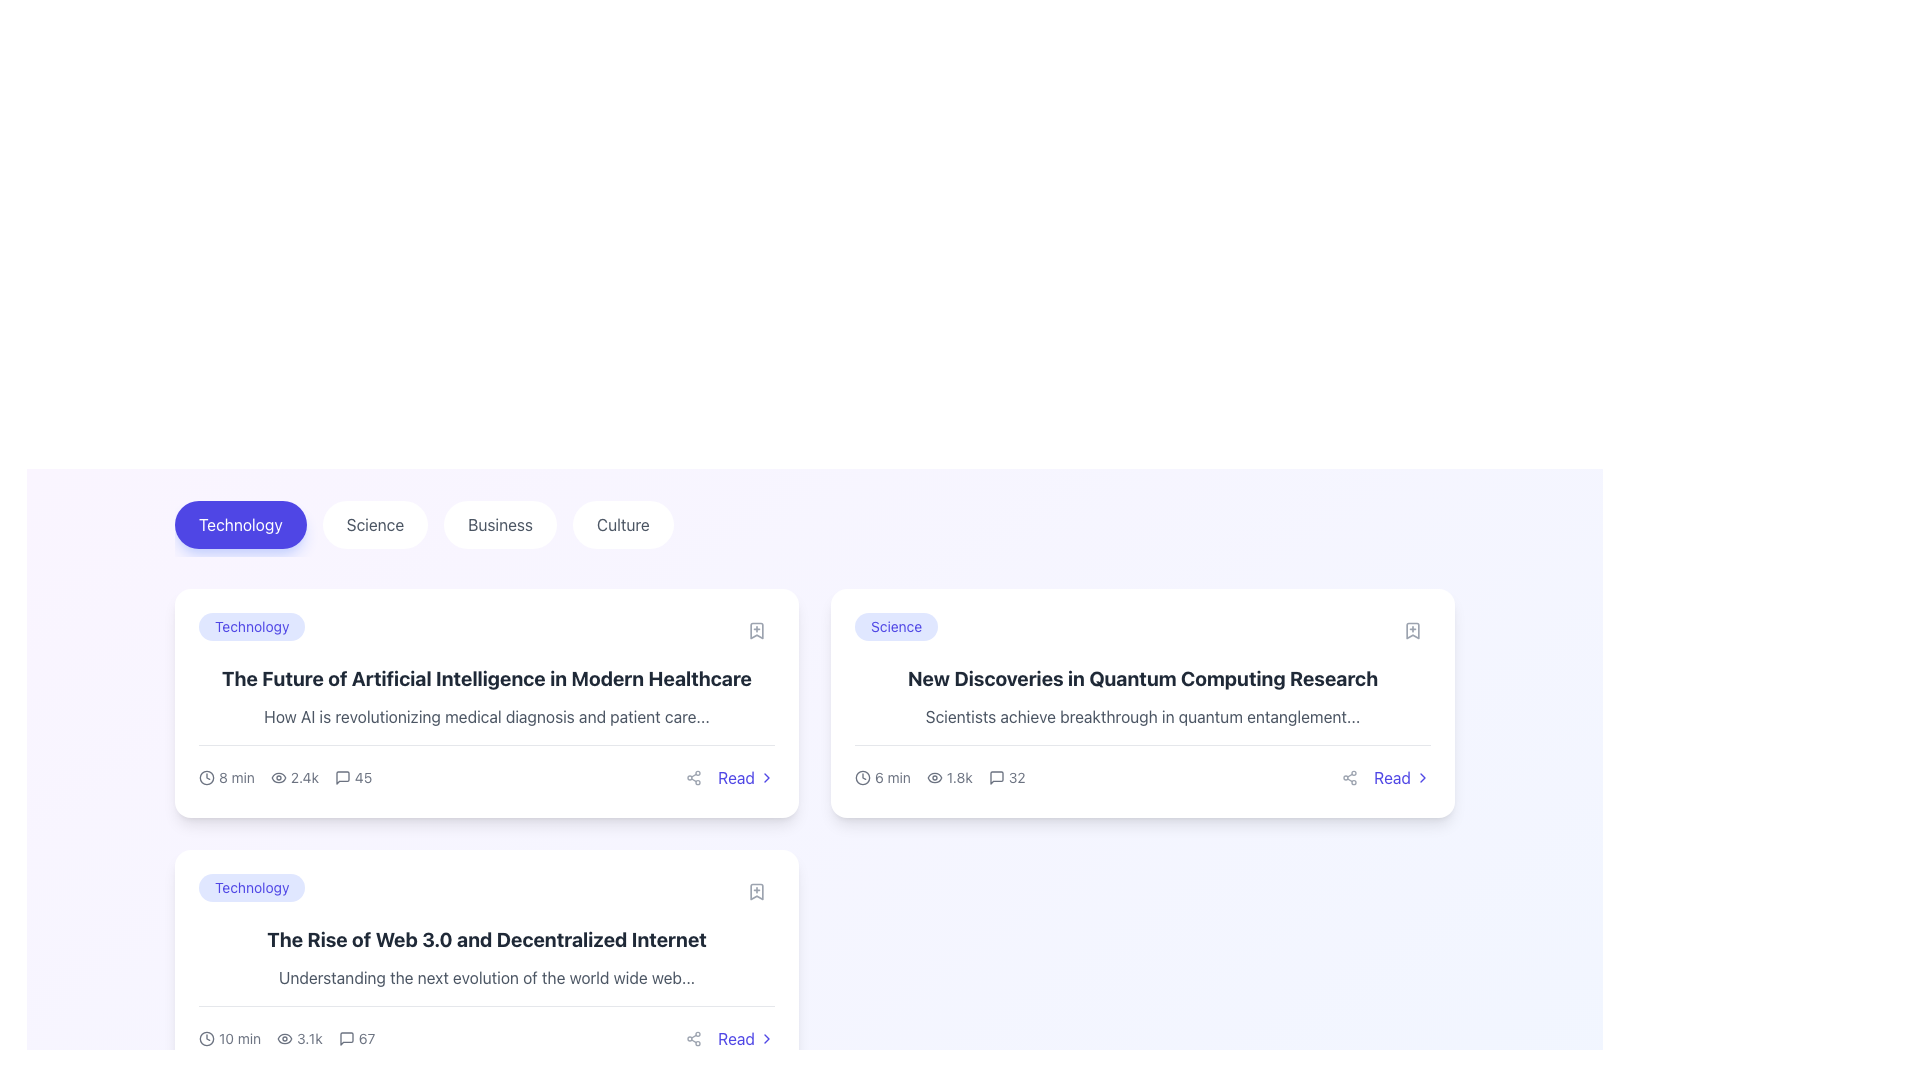 This screenshot has height=1080, width=1920. Describe the element at coordinates (486, 677) in the screenshot. I see `headline text of the hyperlink styled header titled 'The Future of Artificial Intelligence in Modern Healthcare' located in the upper section of the first card under the 'Technology' category` at that location.